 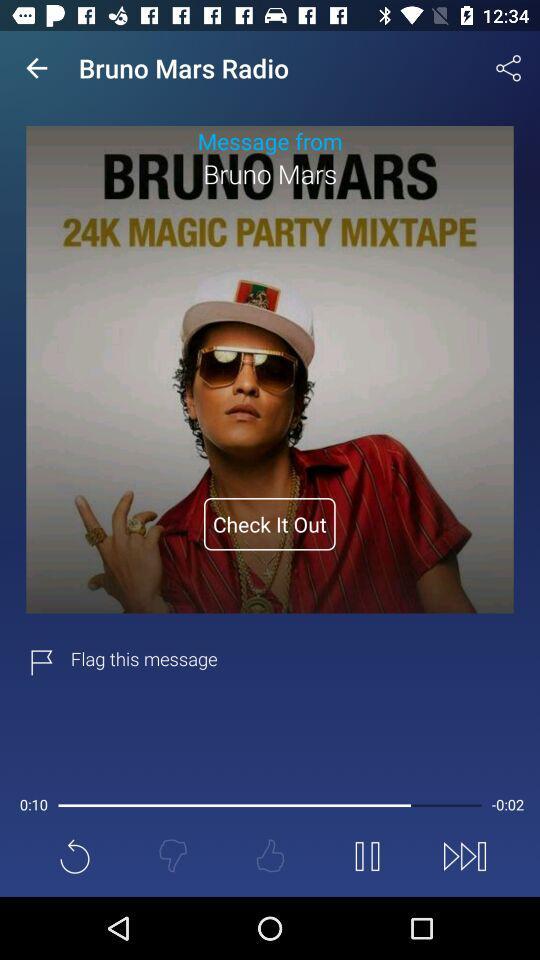 I want to click on the pause icon, so click(x=366, y=855).